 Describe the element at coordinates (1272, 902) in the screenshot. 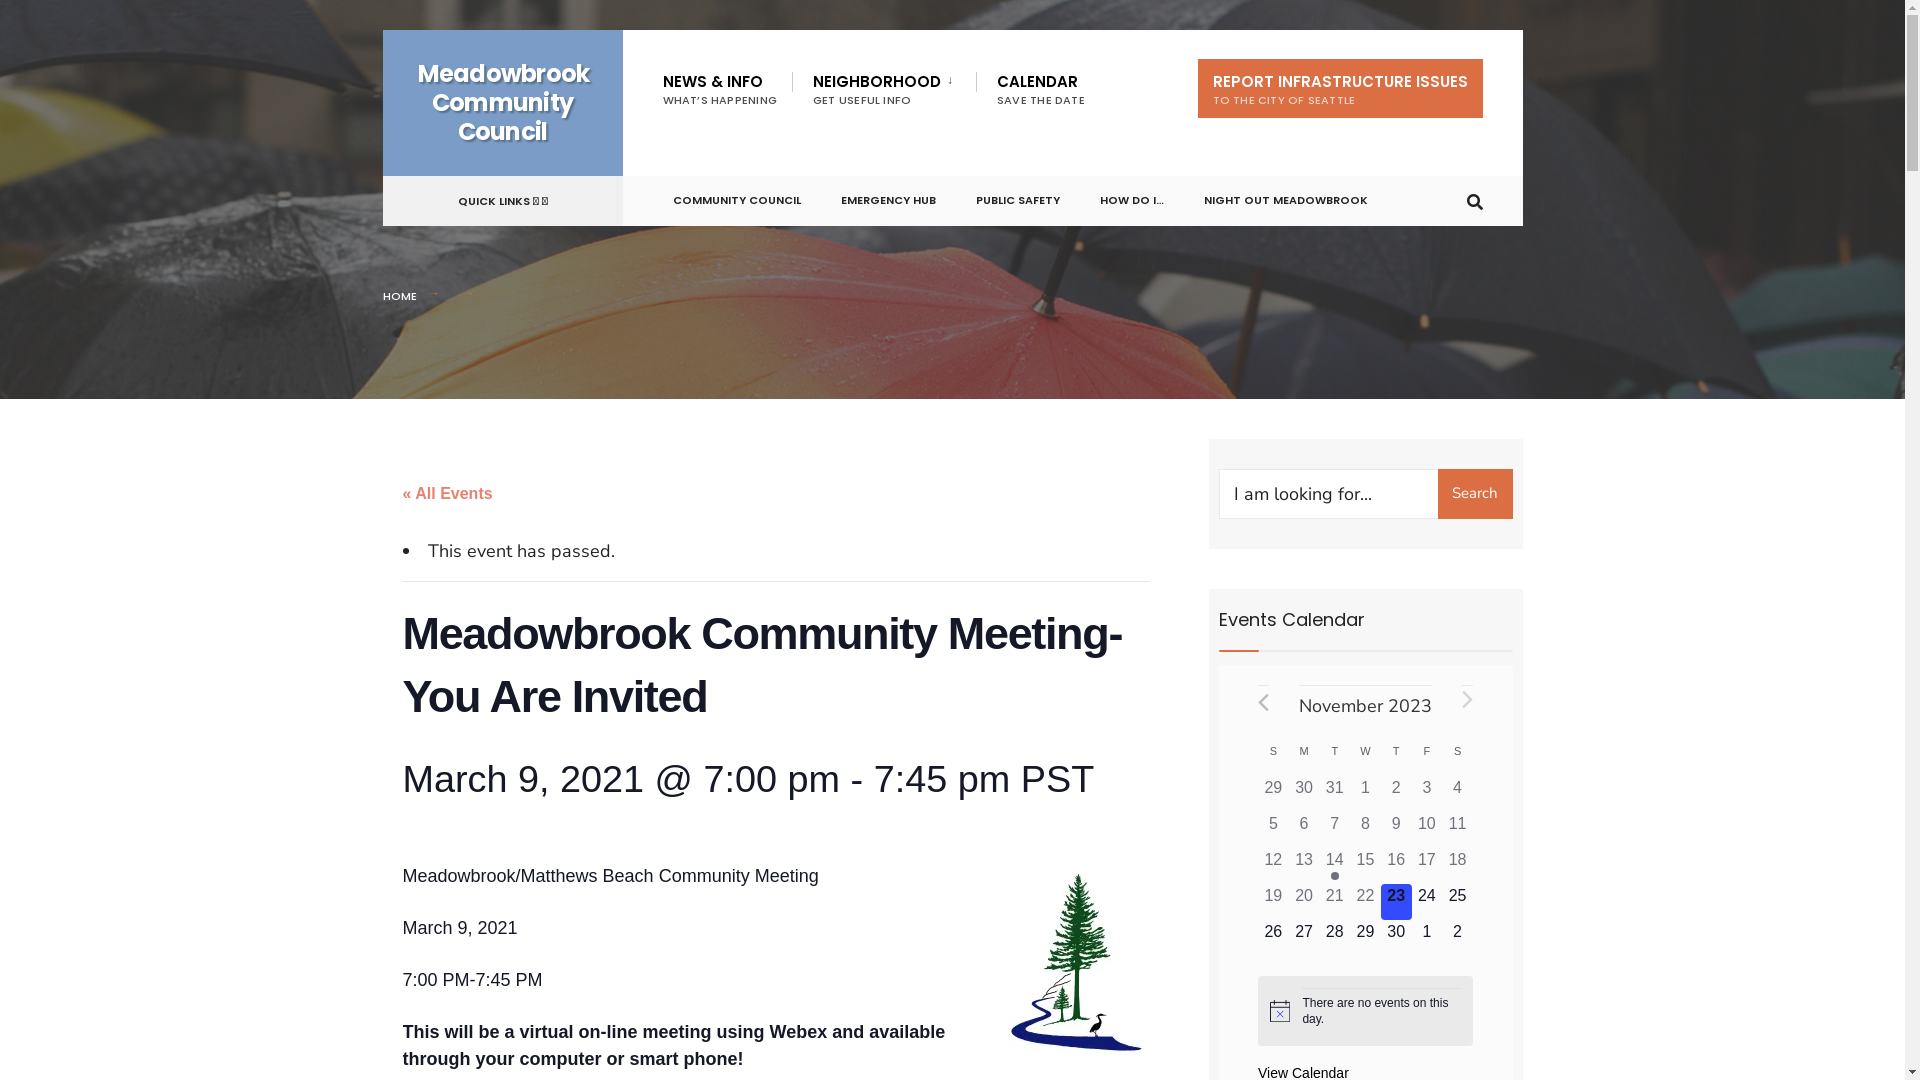

I see `'0 events,` at that location.